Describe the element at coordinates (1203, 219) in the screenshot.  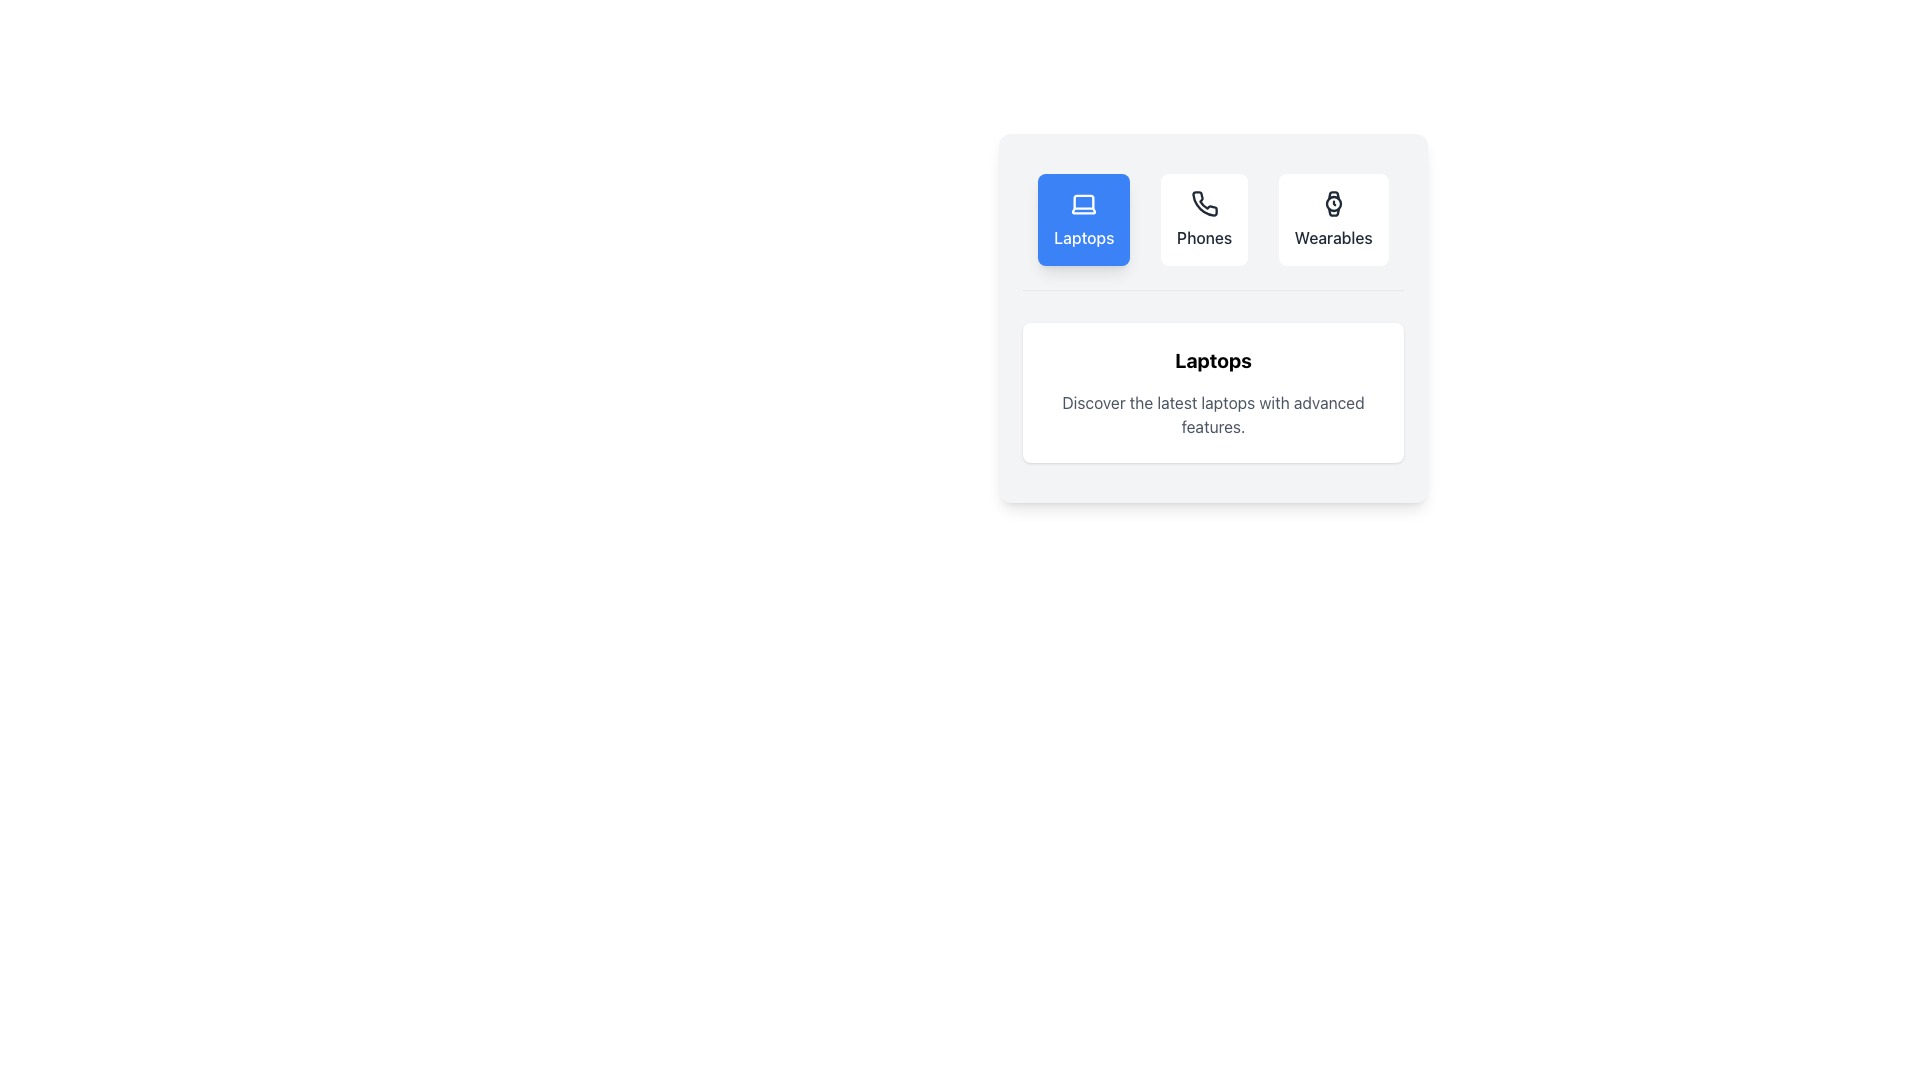
I see `the navigational button related to phones, positioned between the 'Laptops' and 'Wearables' cards to trigger a visual effect` at that location.